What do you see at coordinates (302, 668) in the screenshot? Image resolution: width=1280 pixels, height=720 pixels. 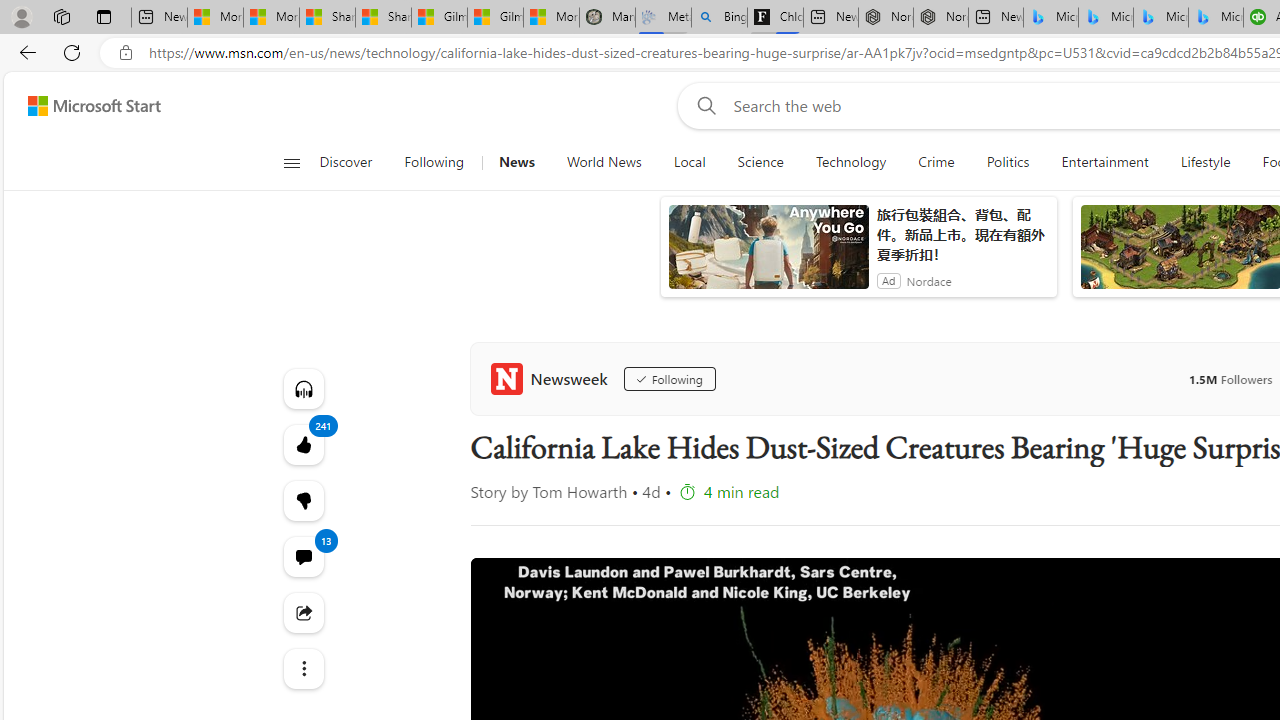 I see `'See more'` at bounding box center [302, 668].